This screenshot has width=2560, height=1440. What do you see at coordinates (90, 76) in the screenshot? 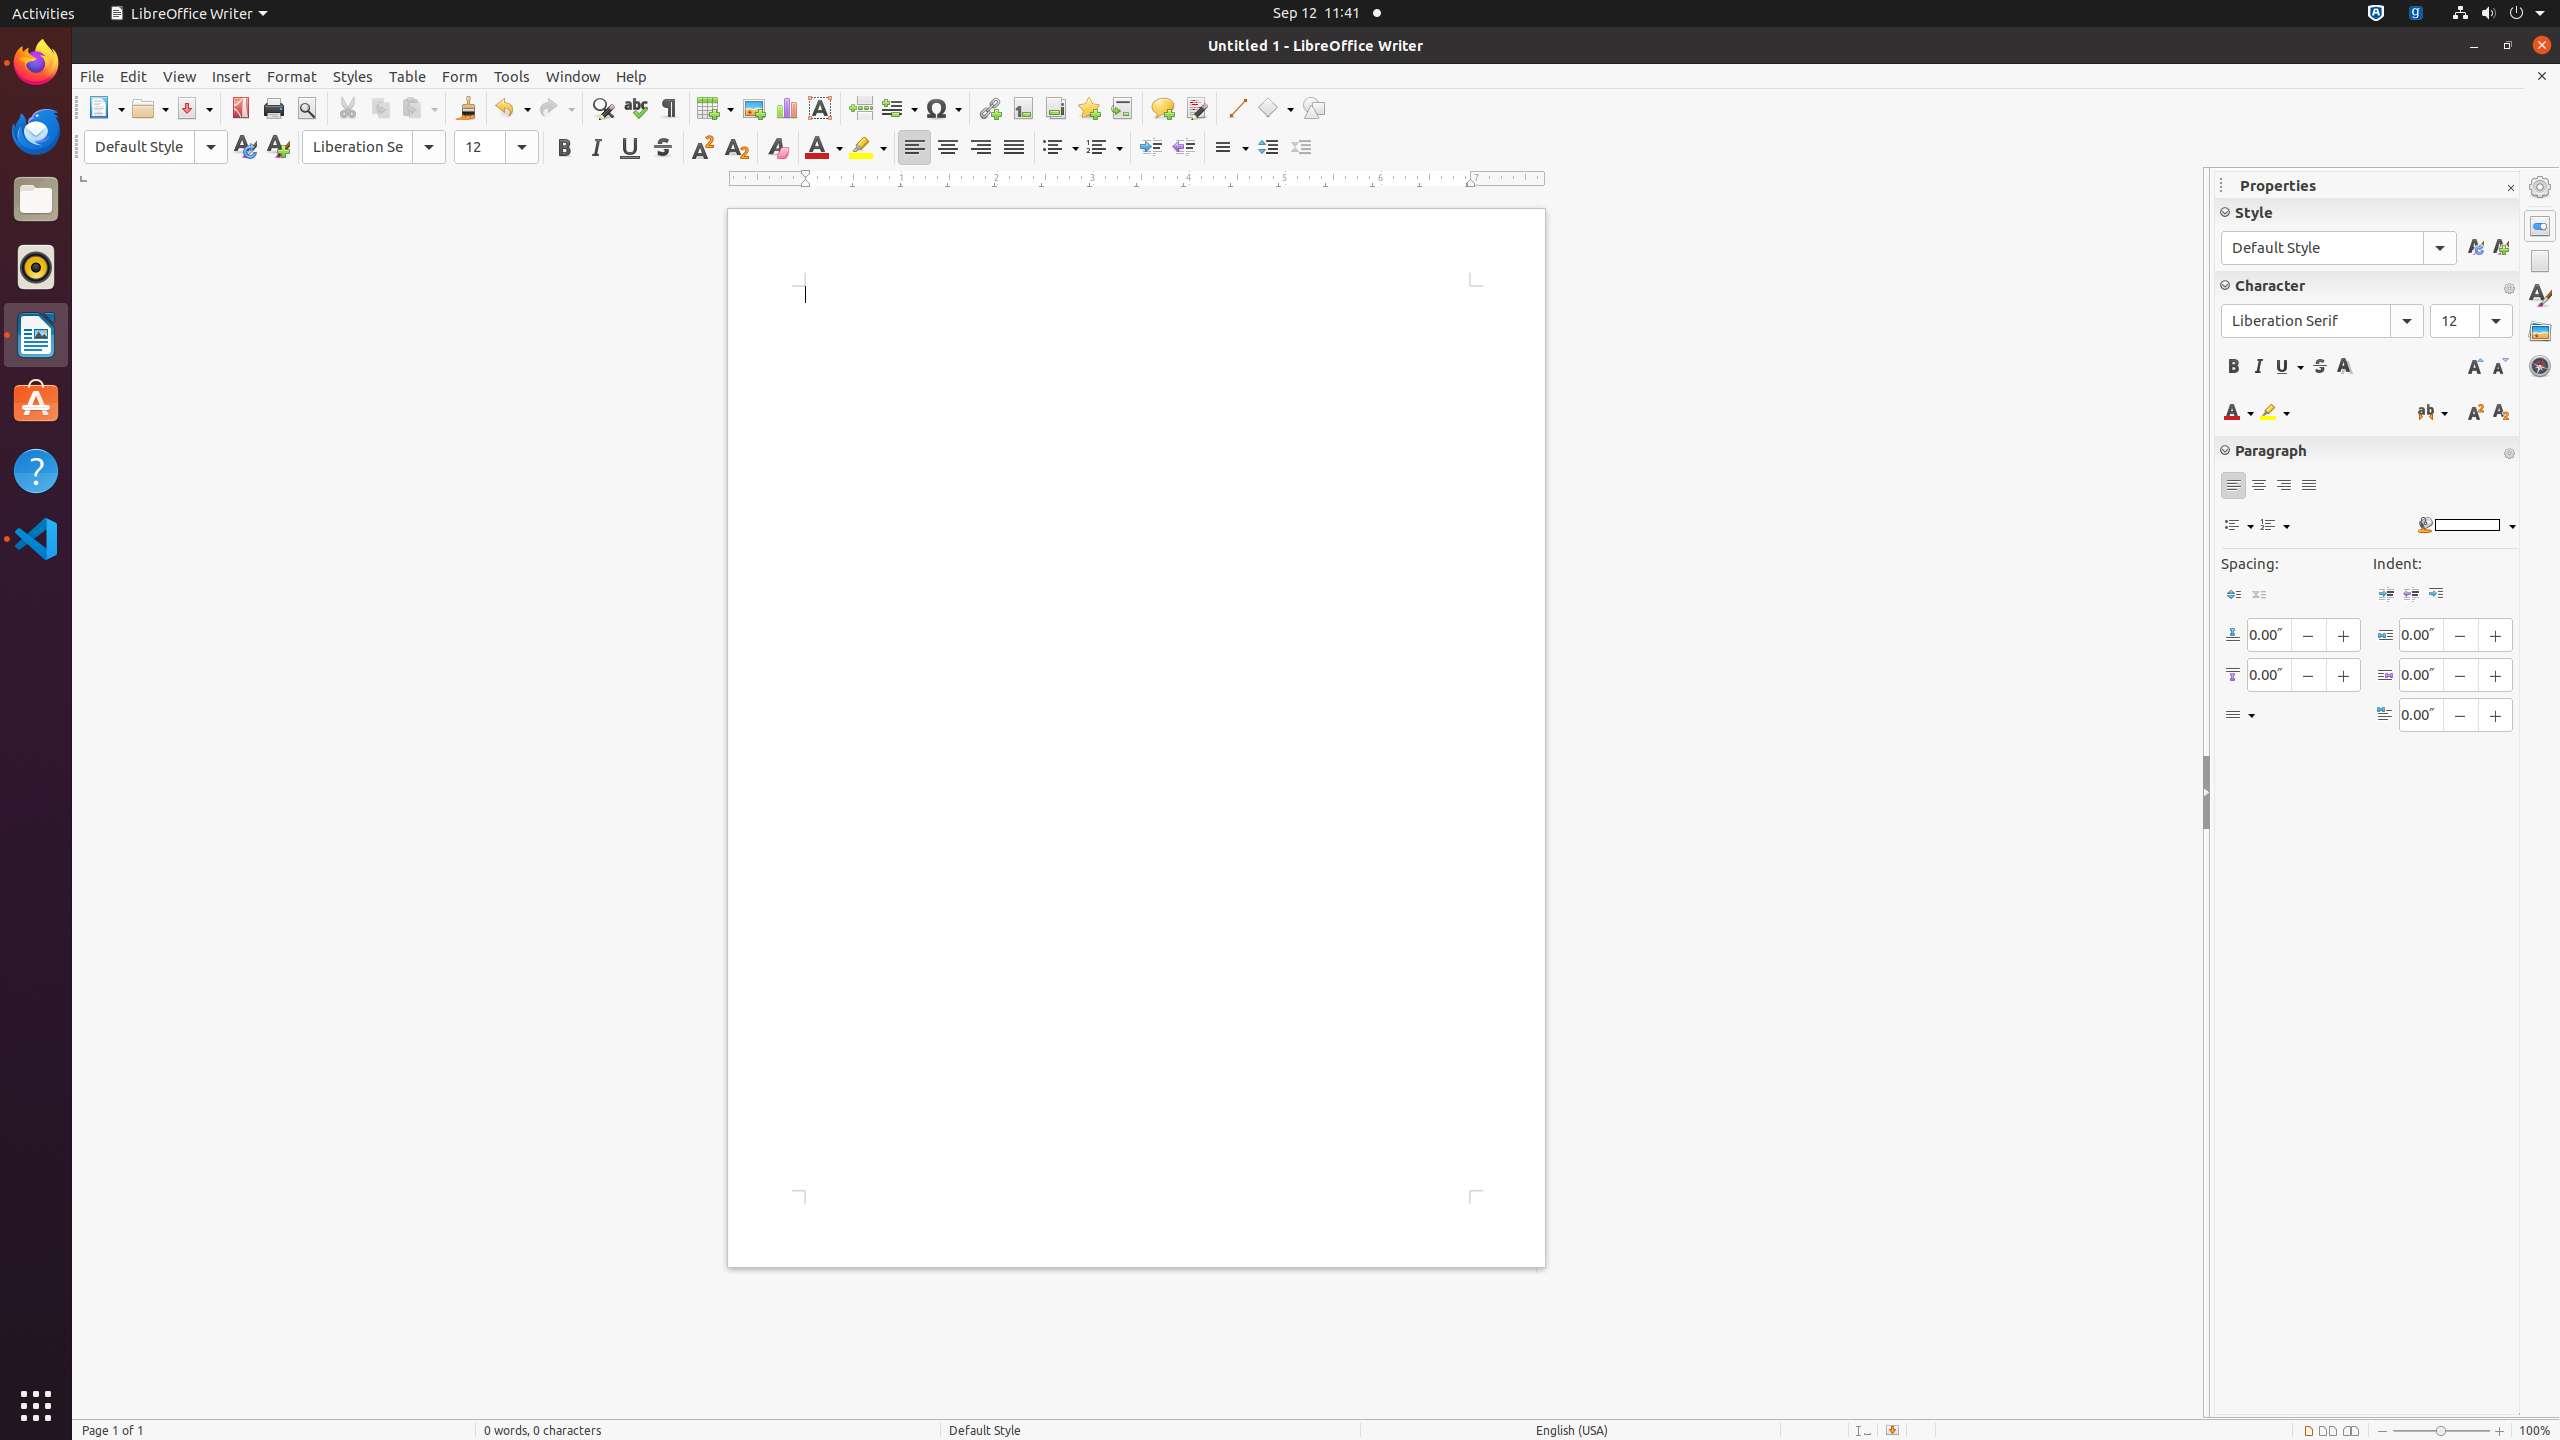
I see `'File'` at bounding box center [90, 76].